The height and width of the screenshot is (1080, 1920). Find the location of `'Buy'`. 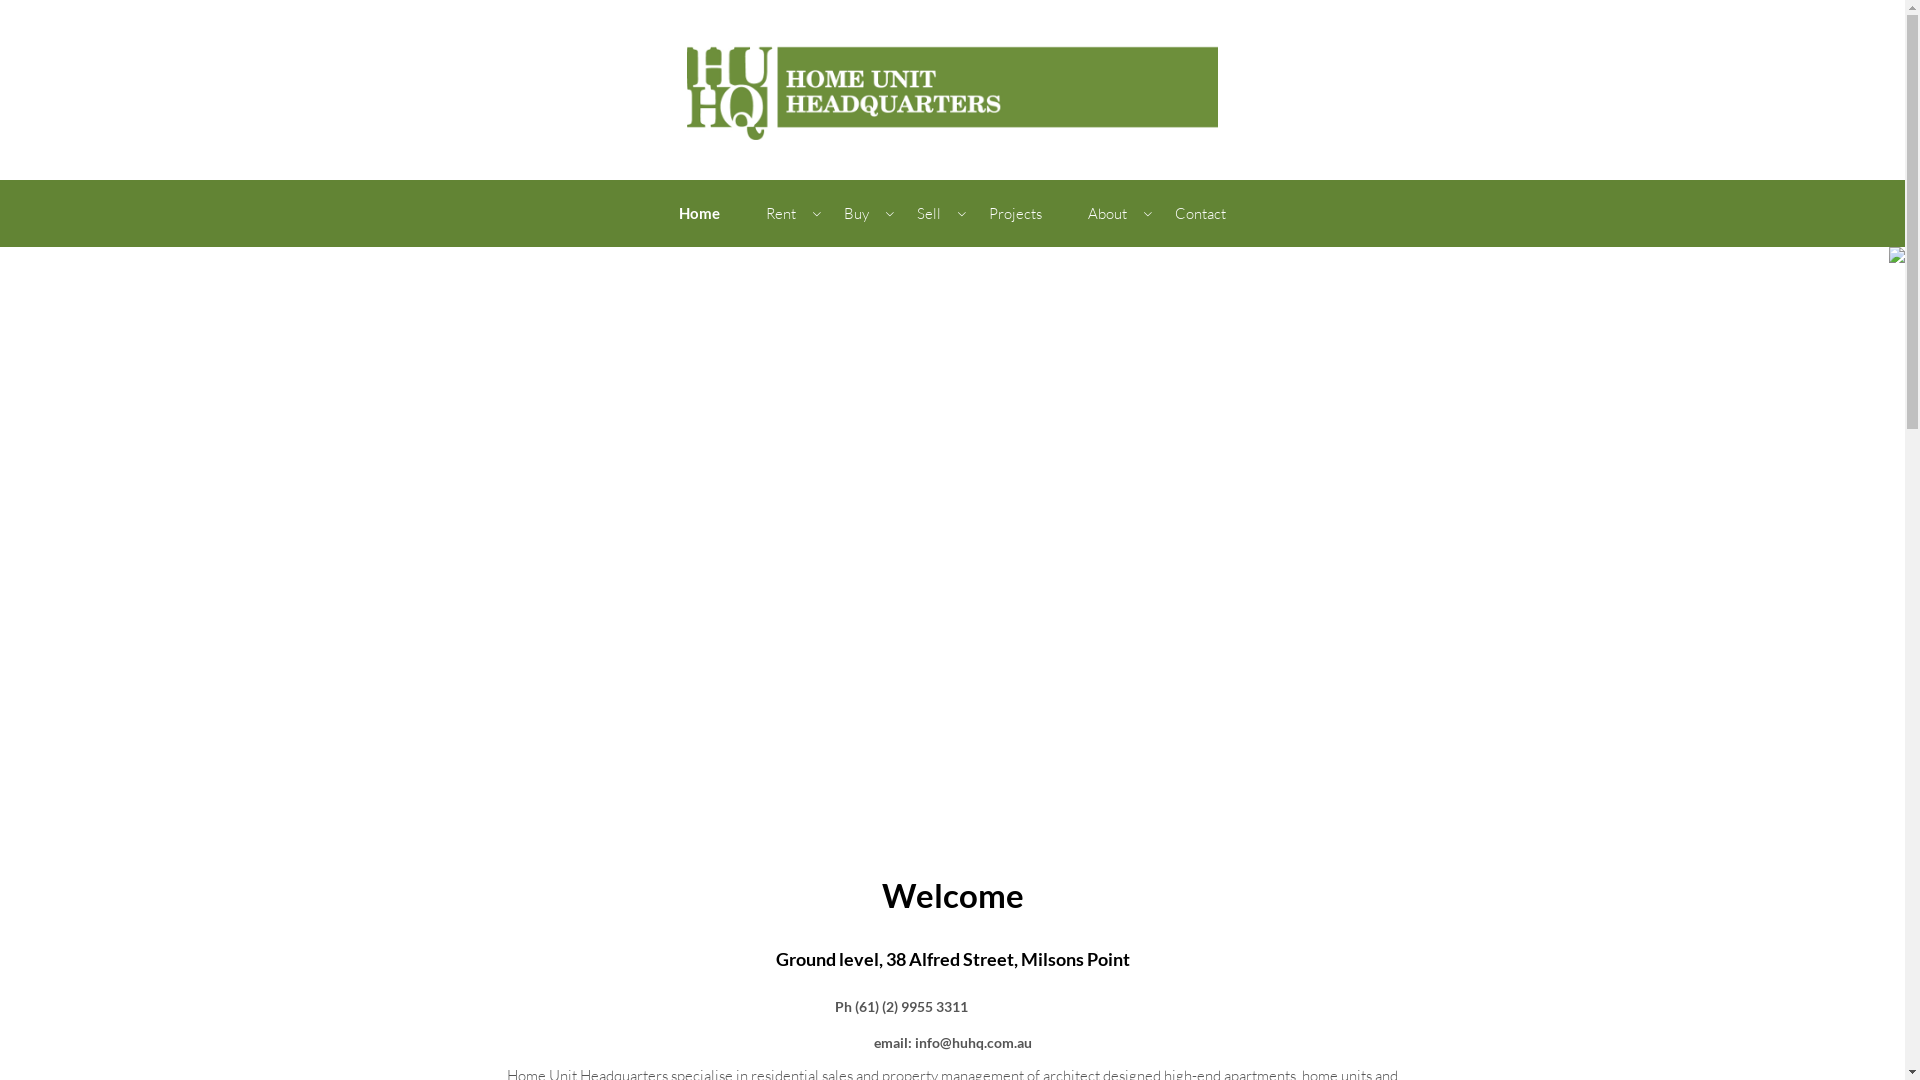

'Buy' is located at coordinates (857, 213).